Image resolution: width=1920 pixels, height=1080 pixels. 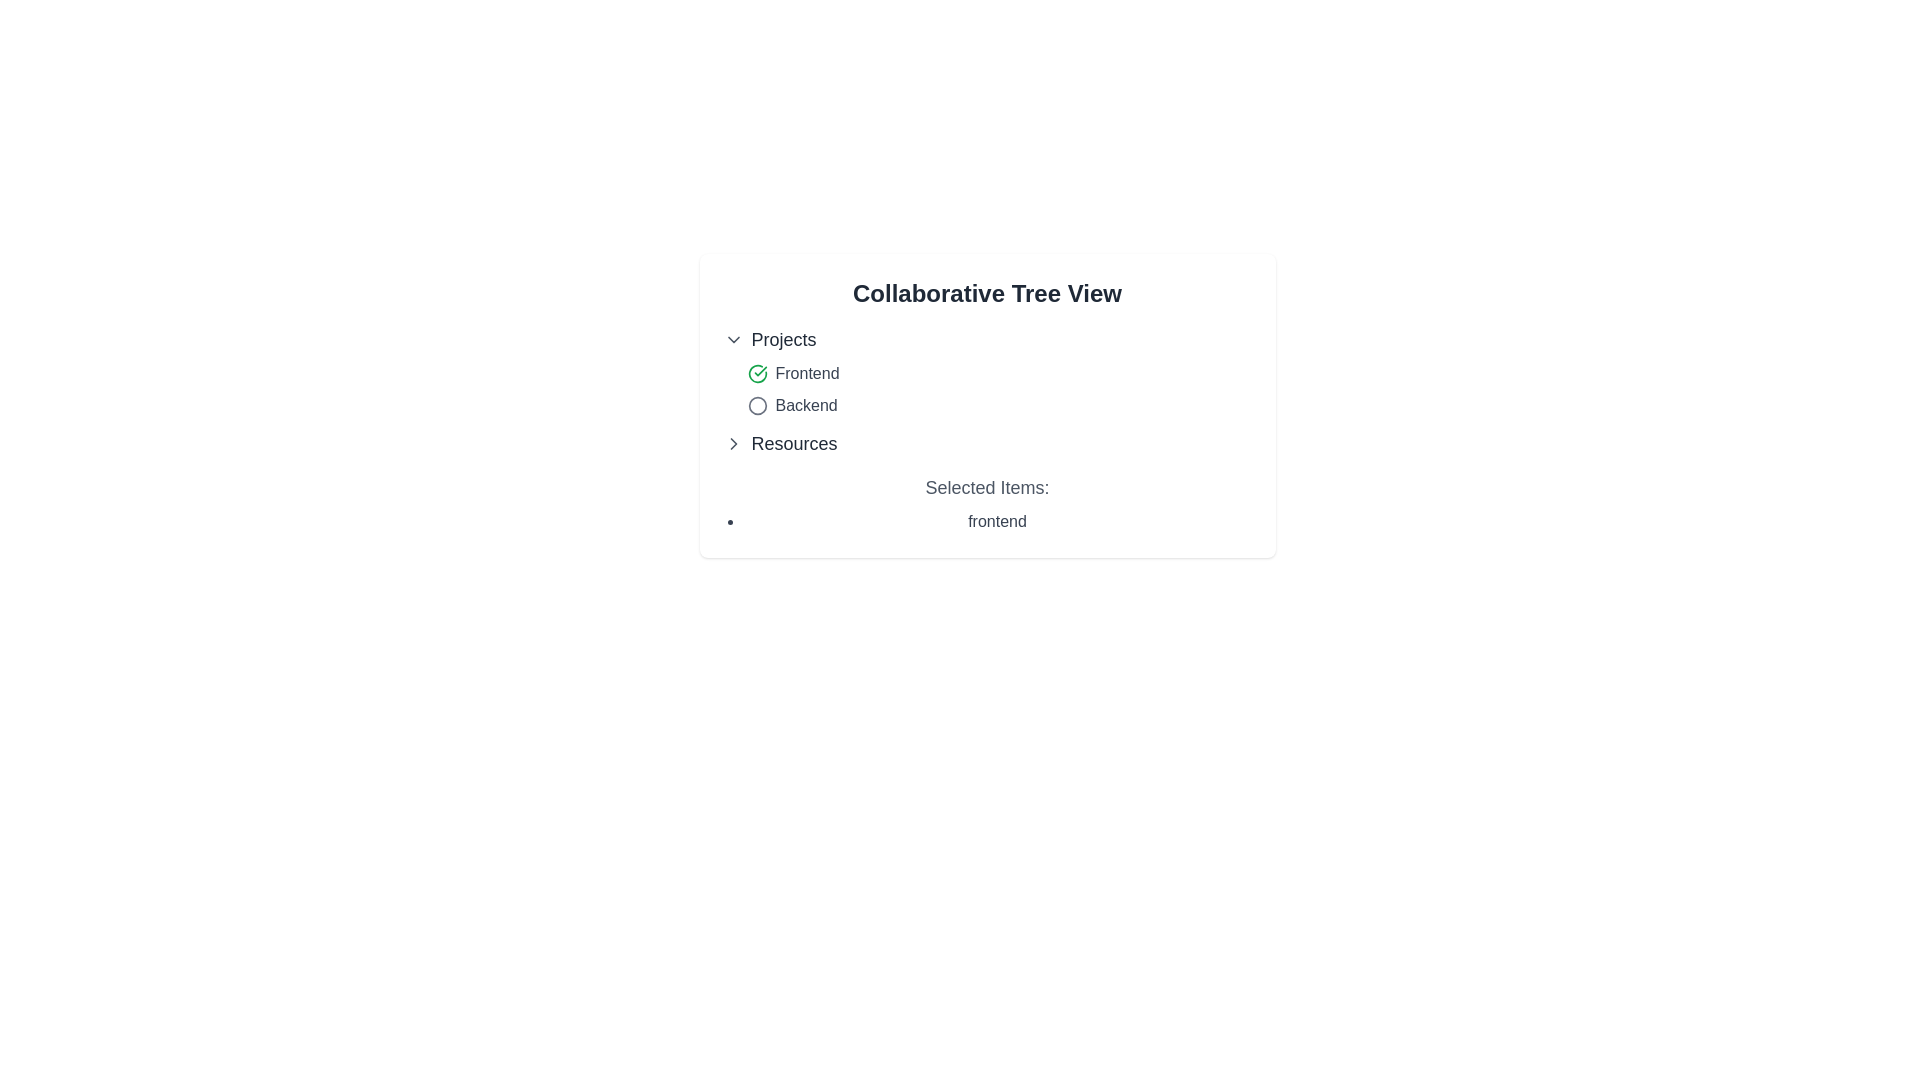 I want to click on text of the 'Frontend' label, which is a medium-gray textual label styled in a standard sans-serif font, located inline next to a green checkmark icon in the 'Collaborative Tree View' under 'Projects', so click(x=807, y=374).